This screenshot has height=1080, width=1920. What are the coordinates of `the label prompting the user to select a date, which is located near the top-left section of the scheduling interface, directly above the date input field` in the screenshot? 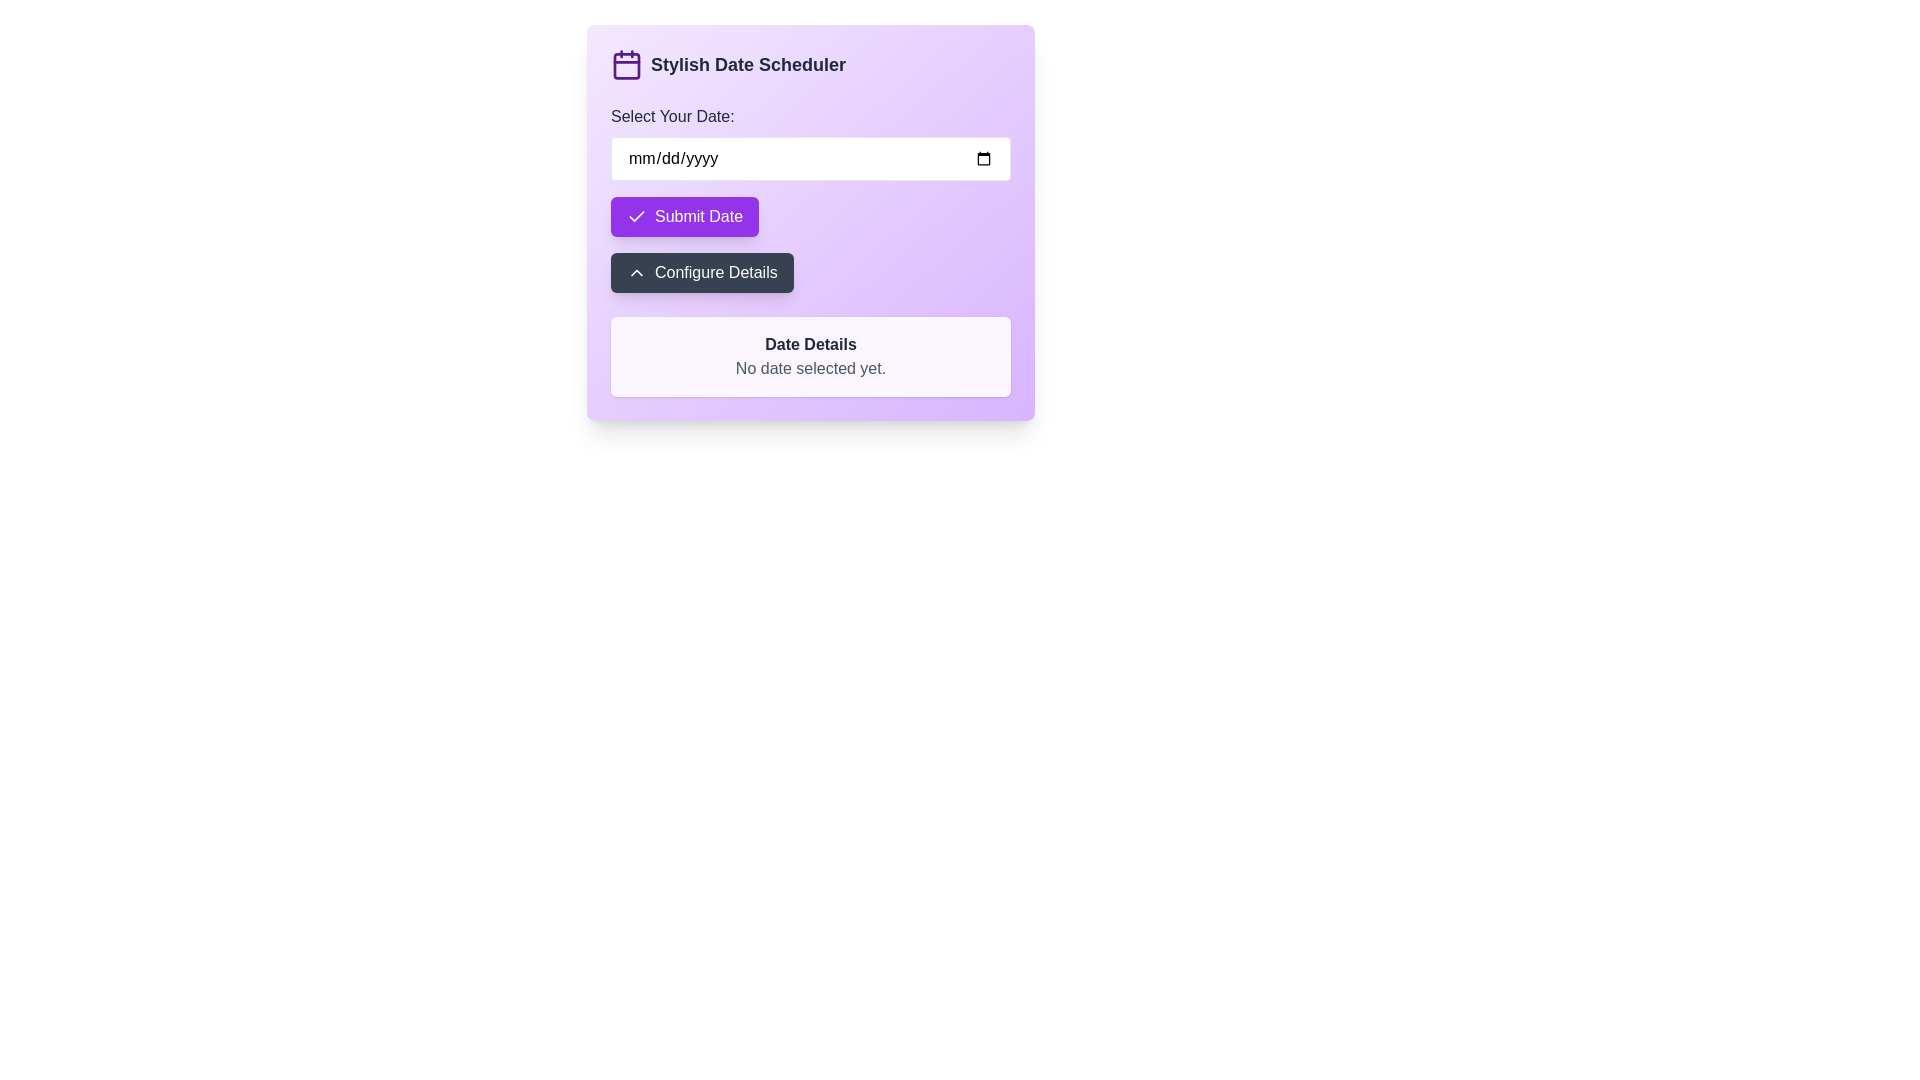 It's located at (672, 116).